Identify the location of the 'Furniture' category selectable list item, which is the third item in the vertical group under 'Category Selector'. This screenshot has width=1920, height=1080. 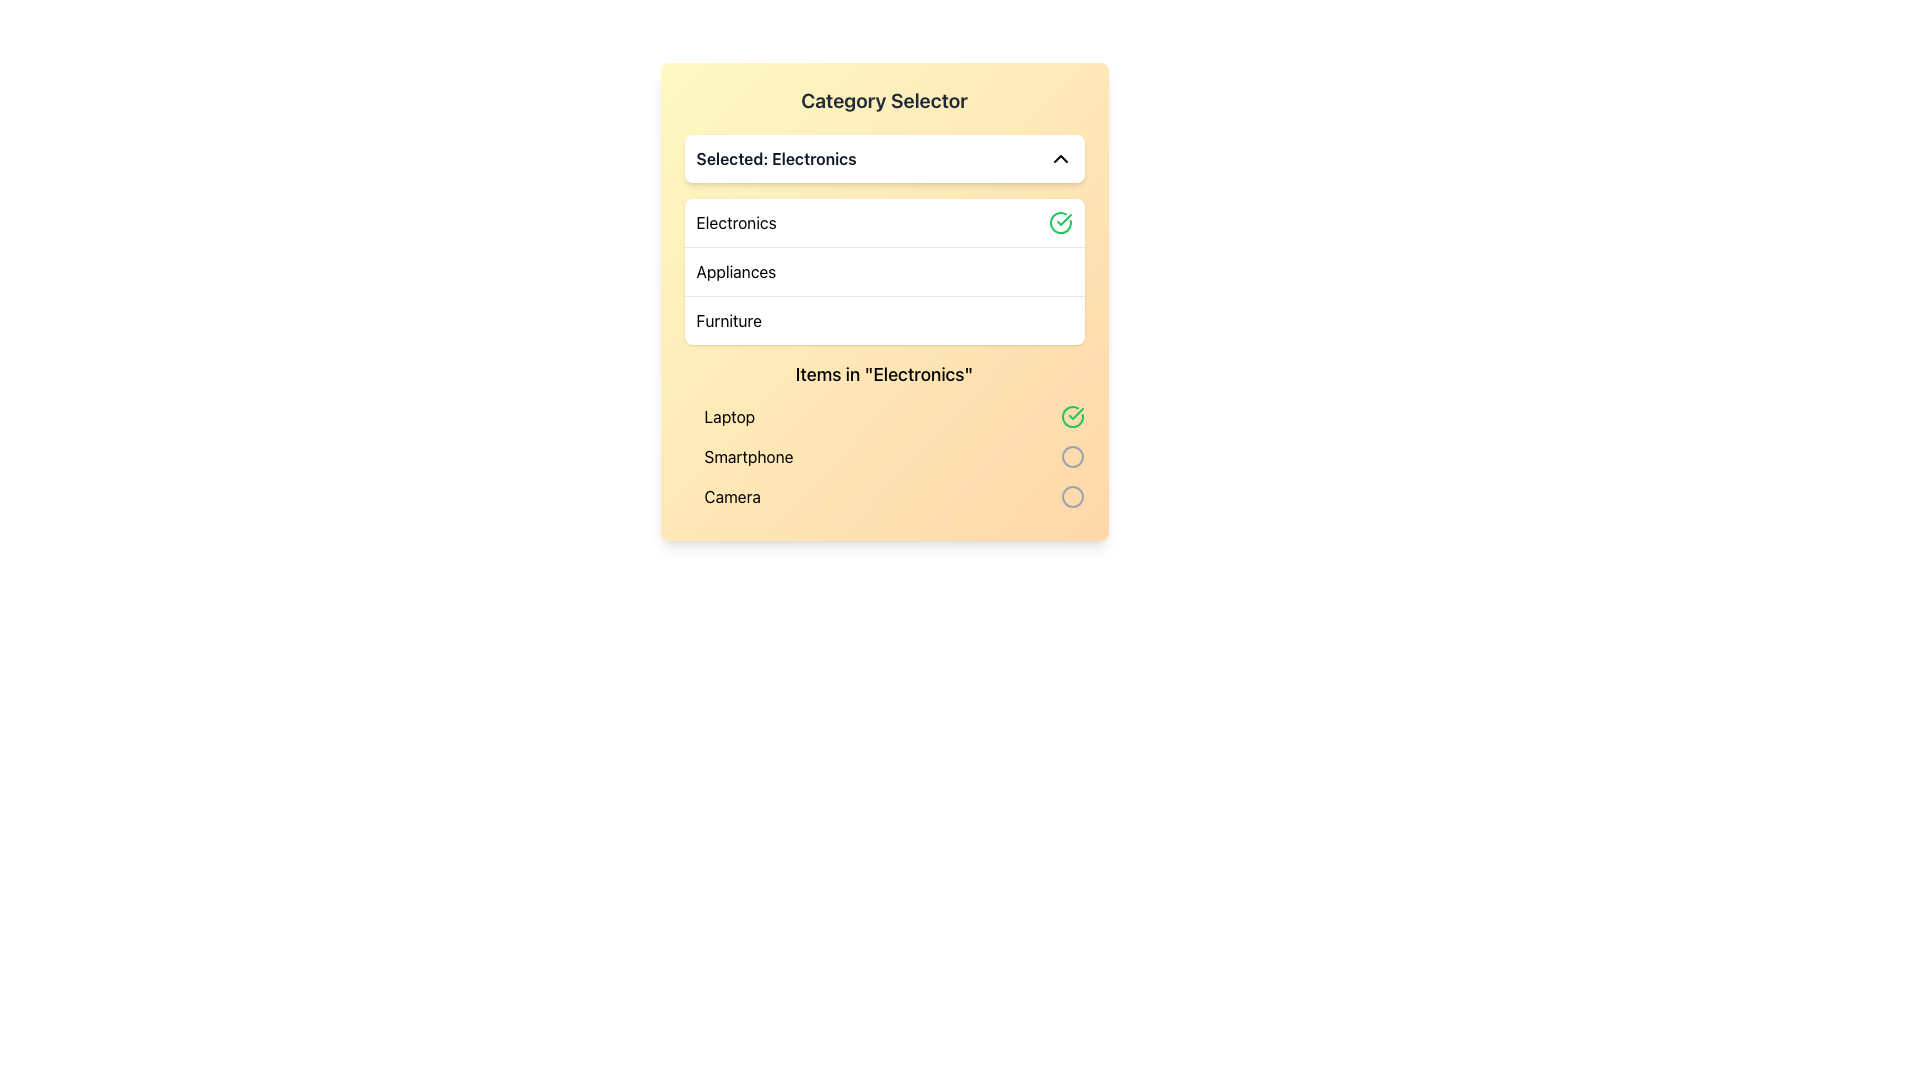
(883, 319).